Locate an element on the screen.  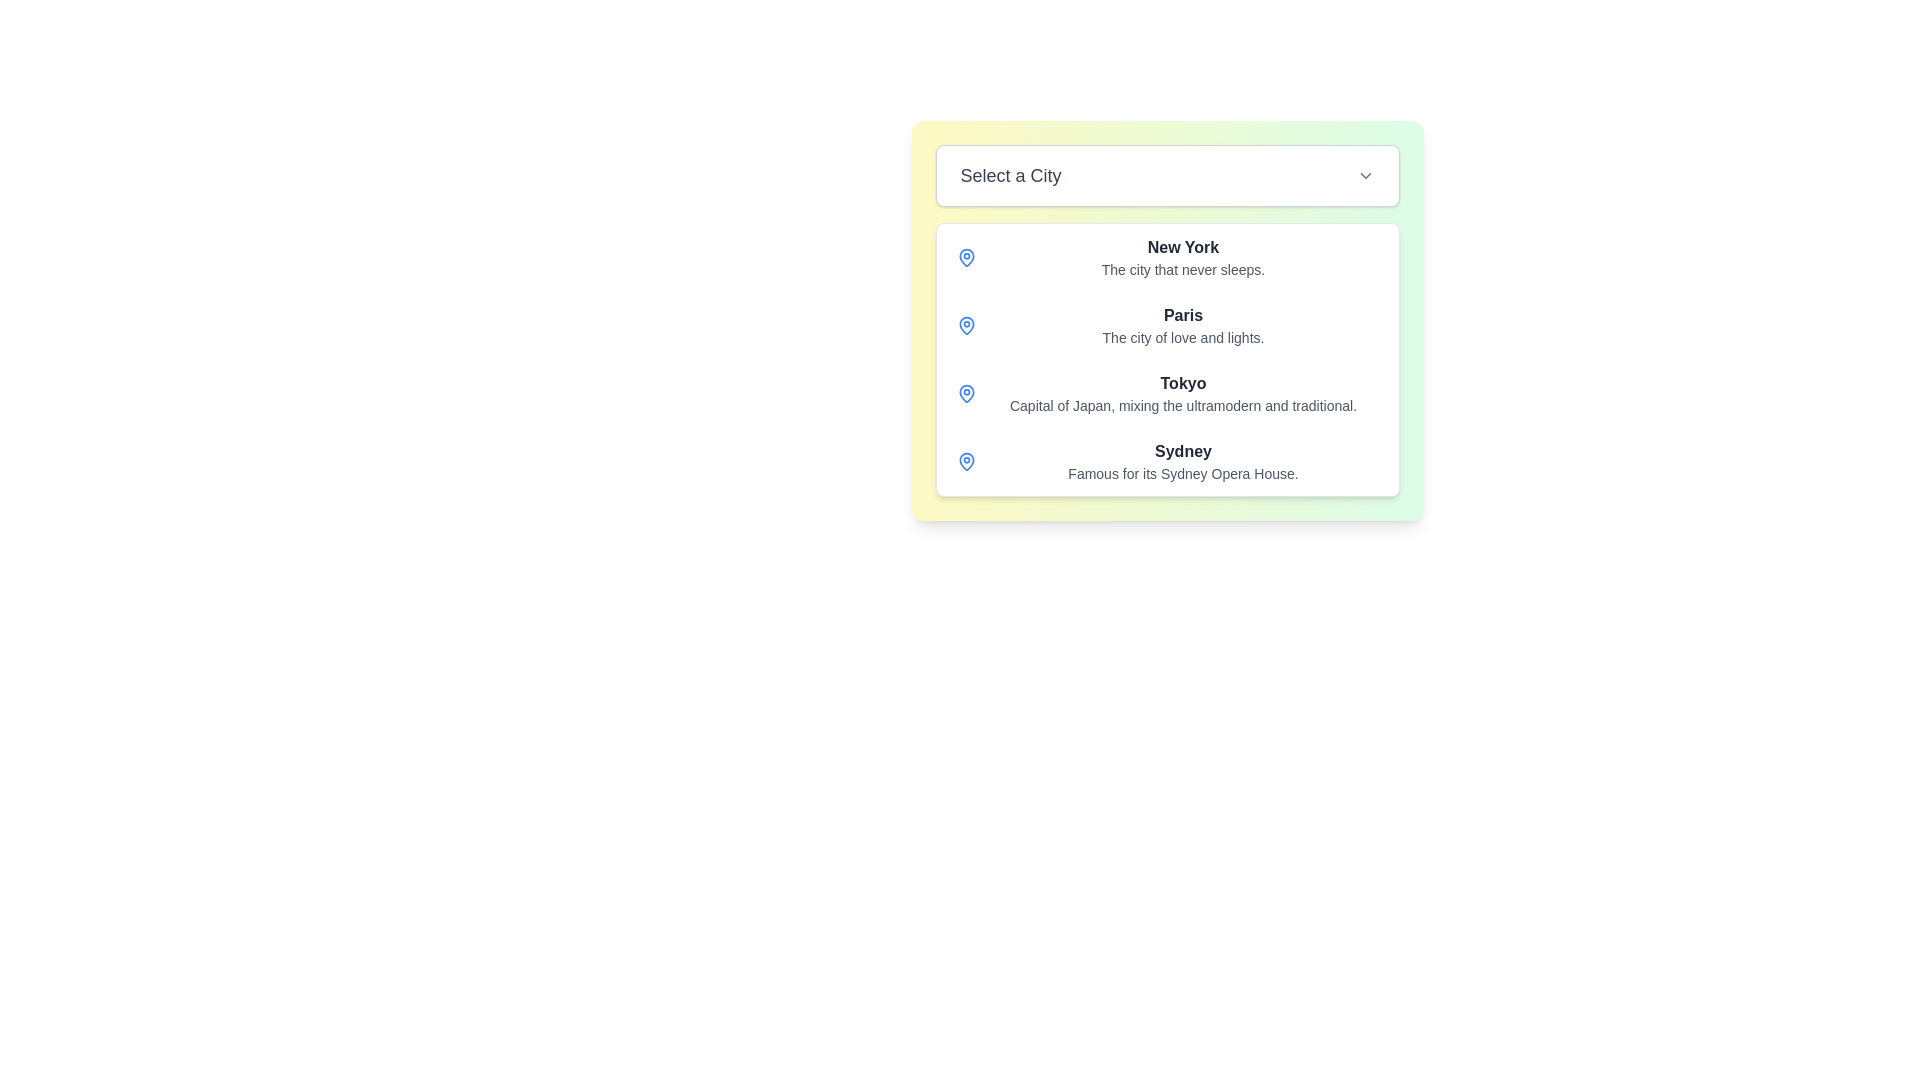
the Text label containing 'Paris' in bold dark gray font and 'The city of love and lights.' underneath, which is located in the second group of a list-like structure, between 'New York' above and 'Tokyo' below is located at coordinates (1183, 325).